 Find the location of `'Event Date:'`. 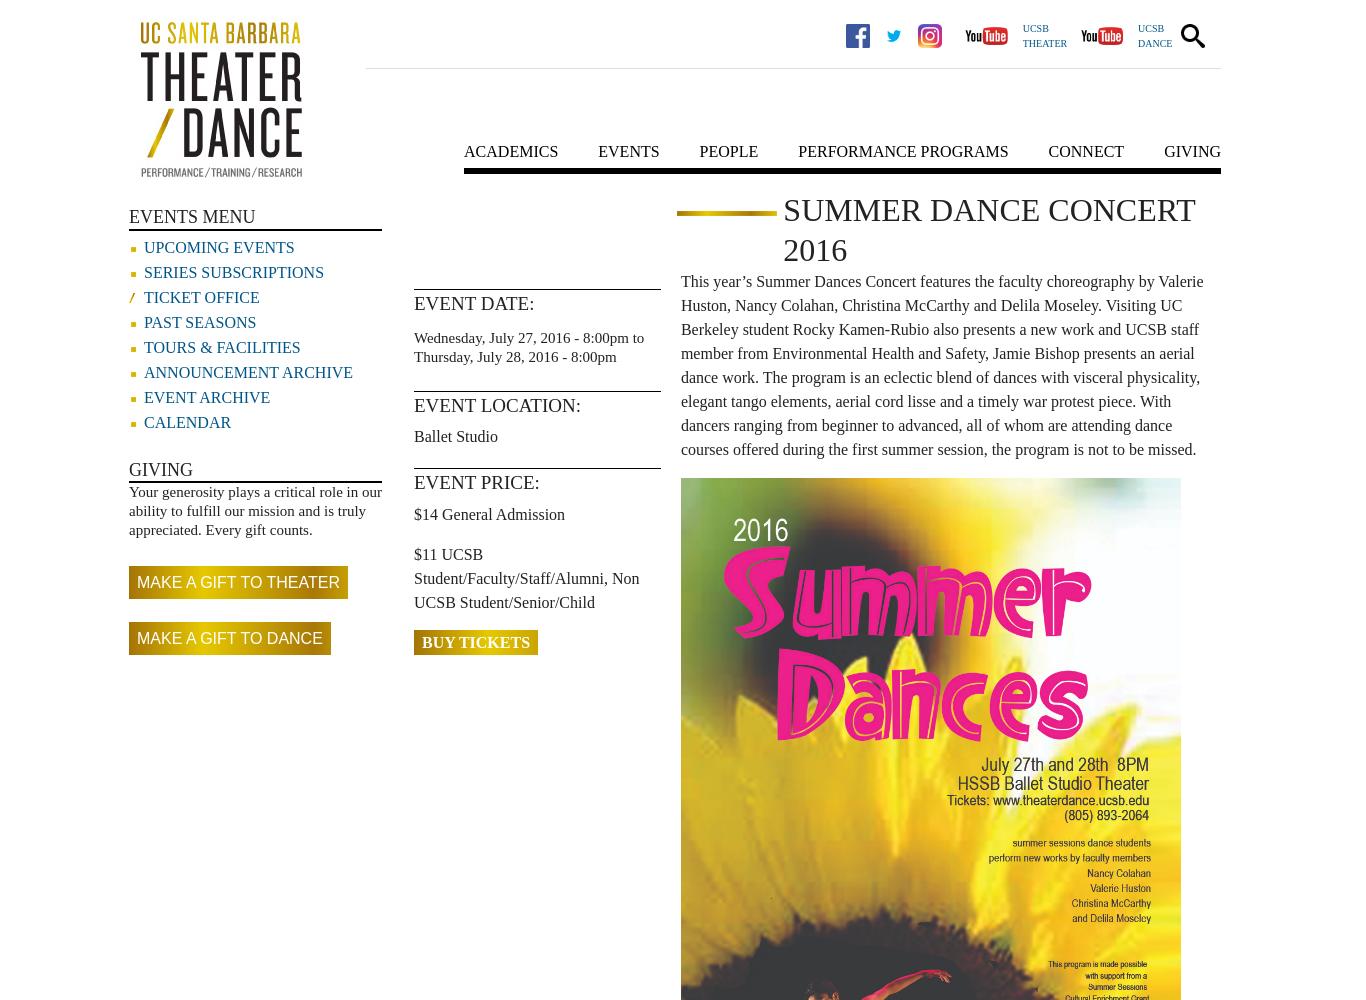

'Event Date:' is located at coordinates (476, 303).